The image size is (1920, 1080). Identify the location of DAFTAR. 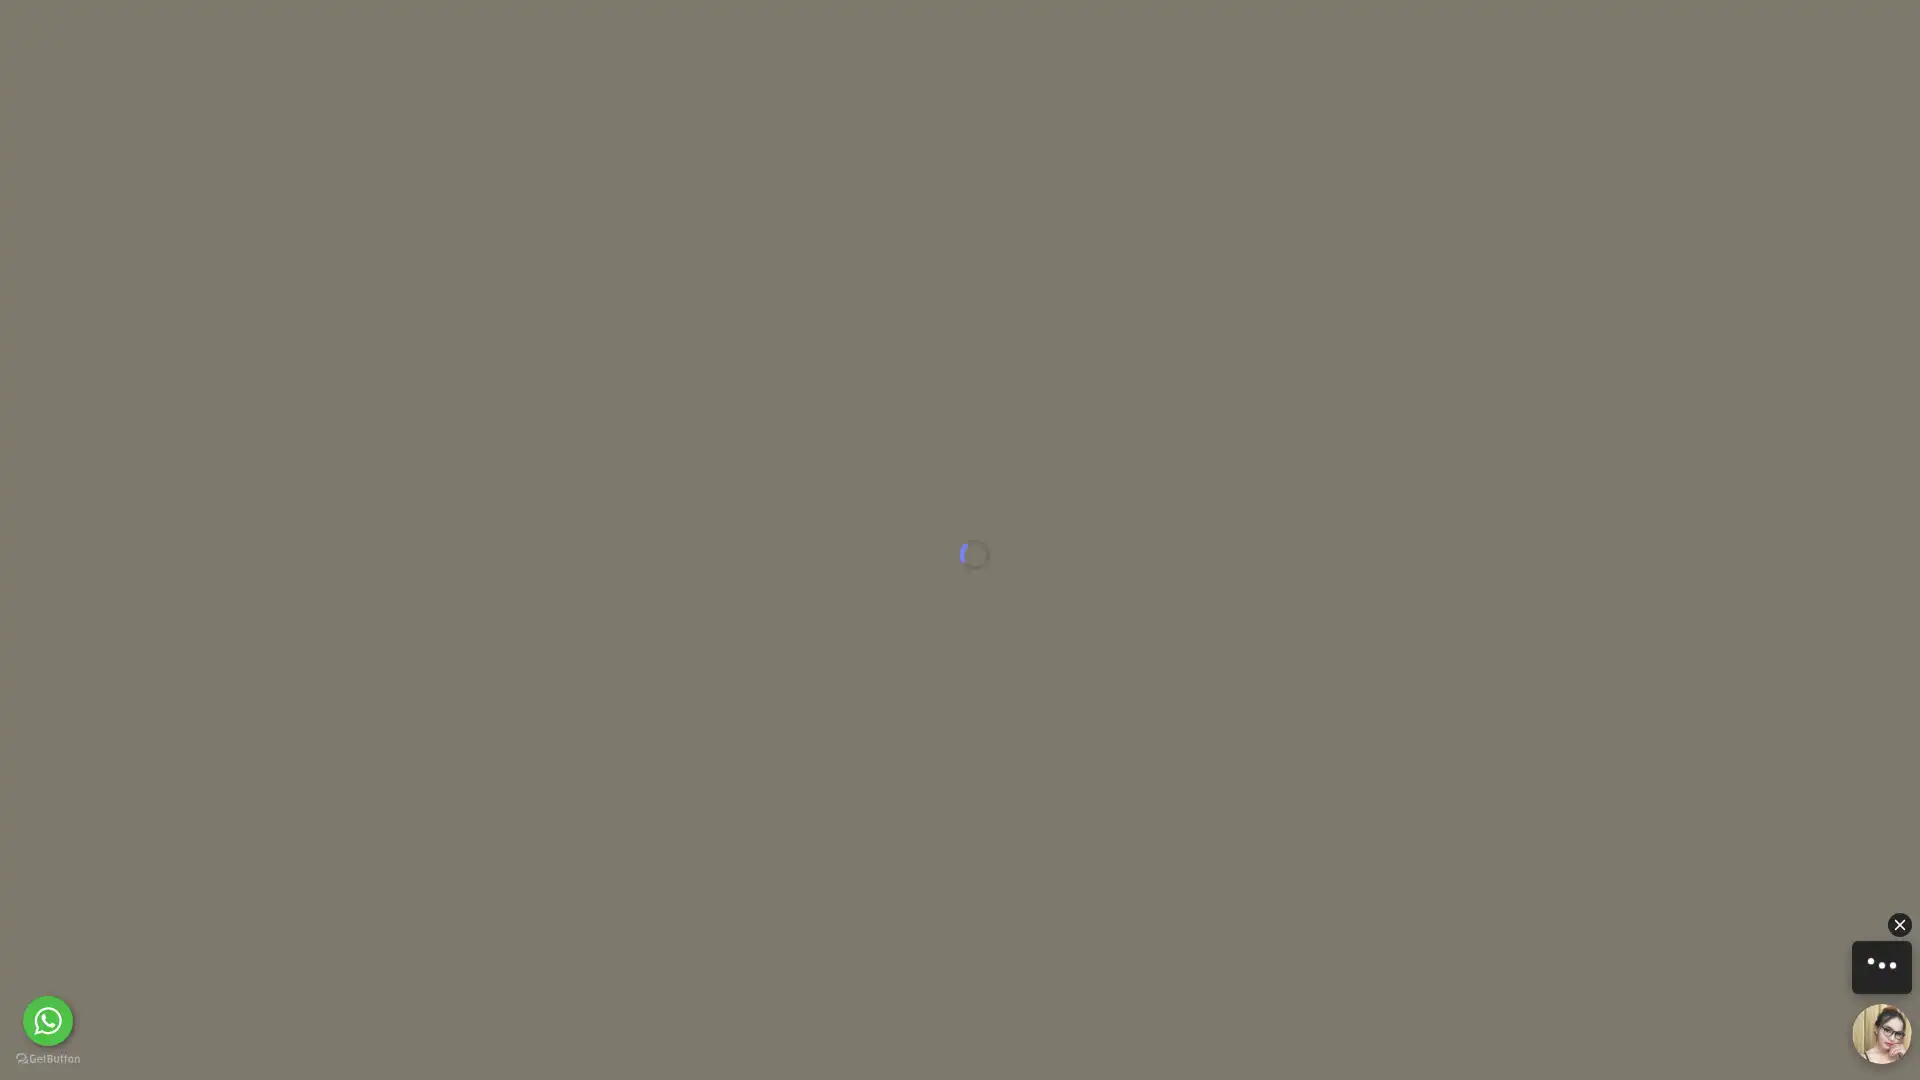
(1473, 34).